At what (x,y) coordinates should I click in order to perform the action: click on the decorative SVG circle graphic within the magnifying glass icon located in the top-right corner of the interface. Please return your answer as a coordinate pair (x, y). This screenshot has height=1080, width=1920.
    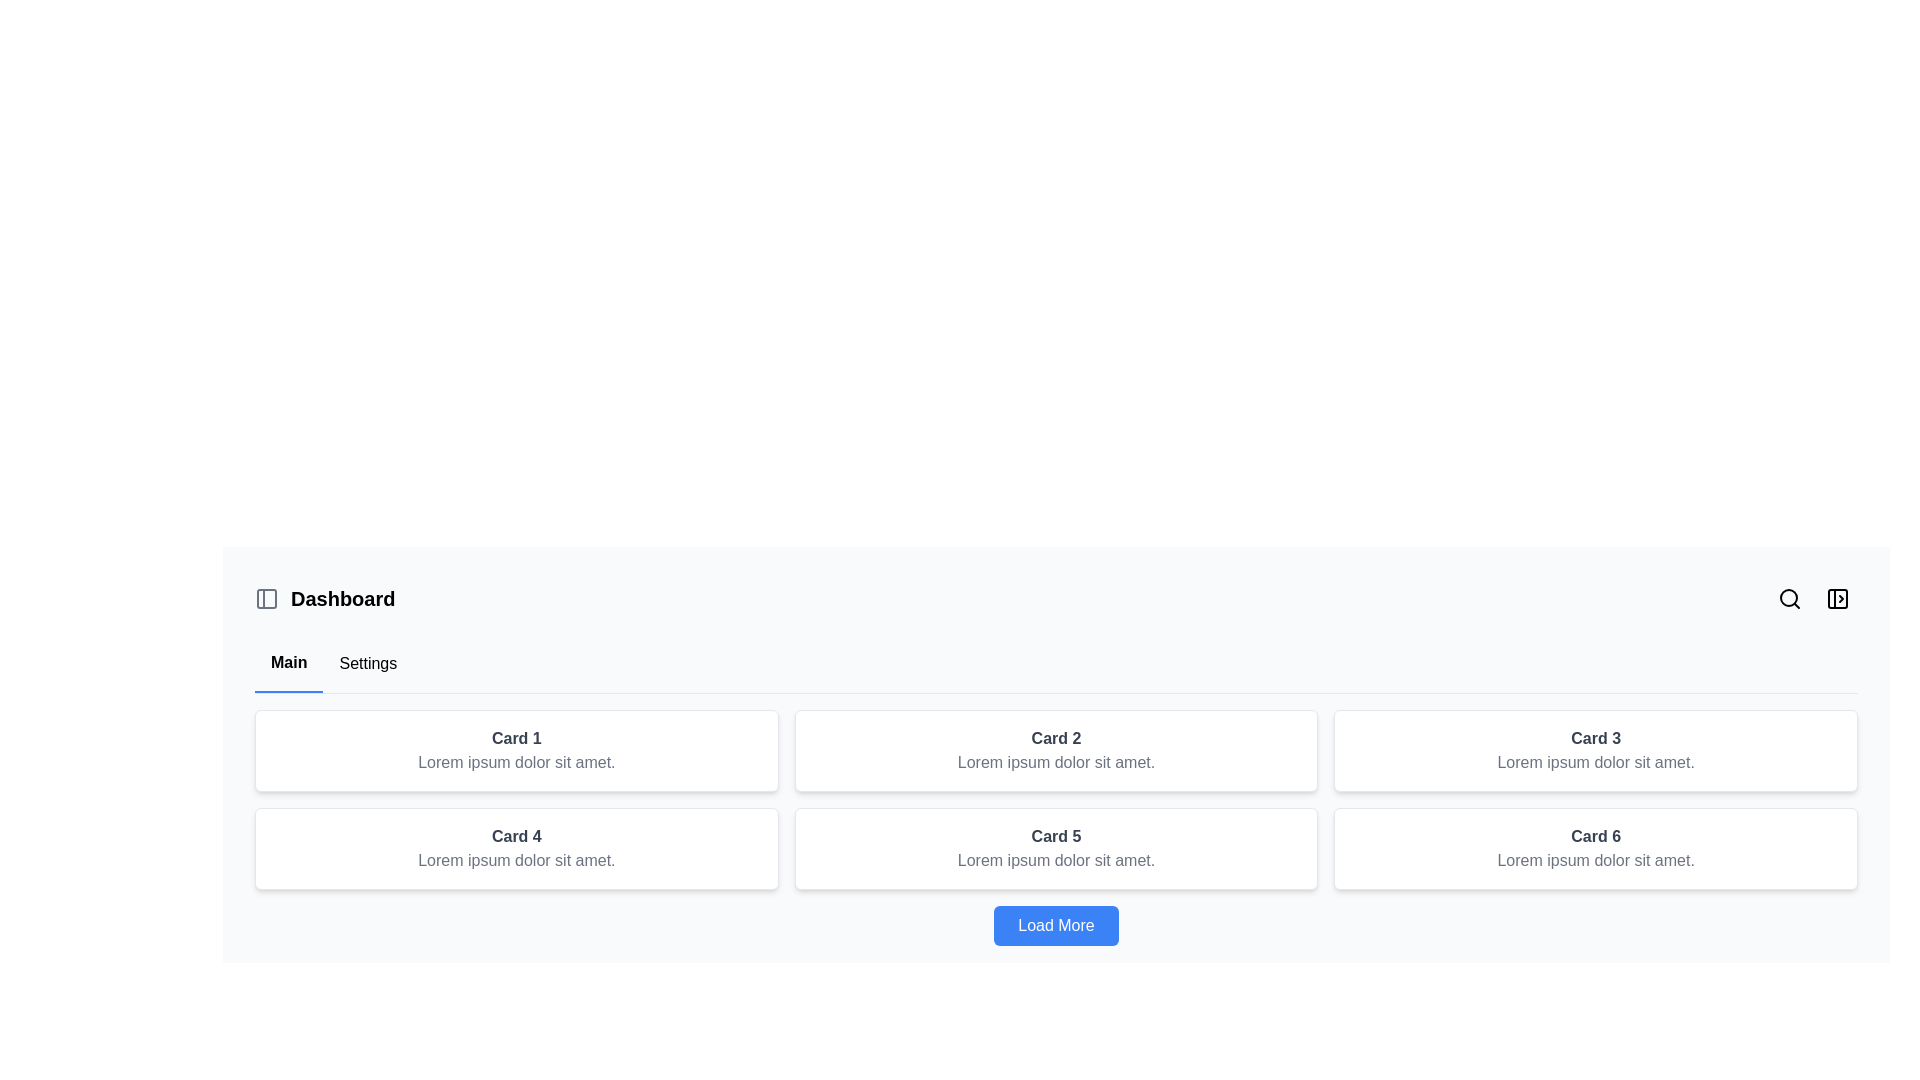
    Looking at the image, I should click on (1789, 596).